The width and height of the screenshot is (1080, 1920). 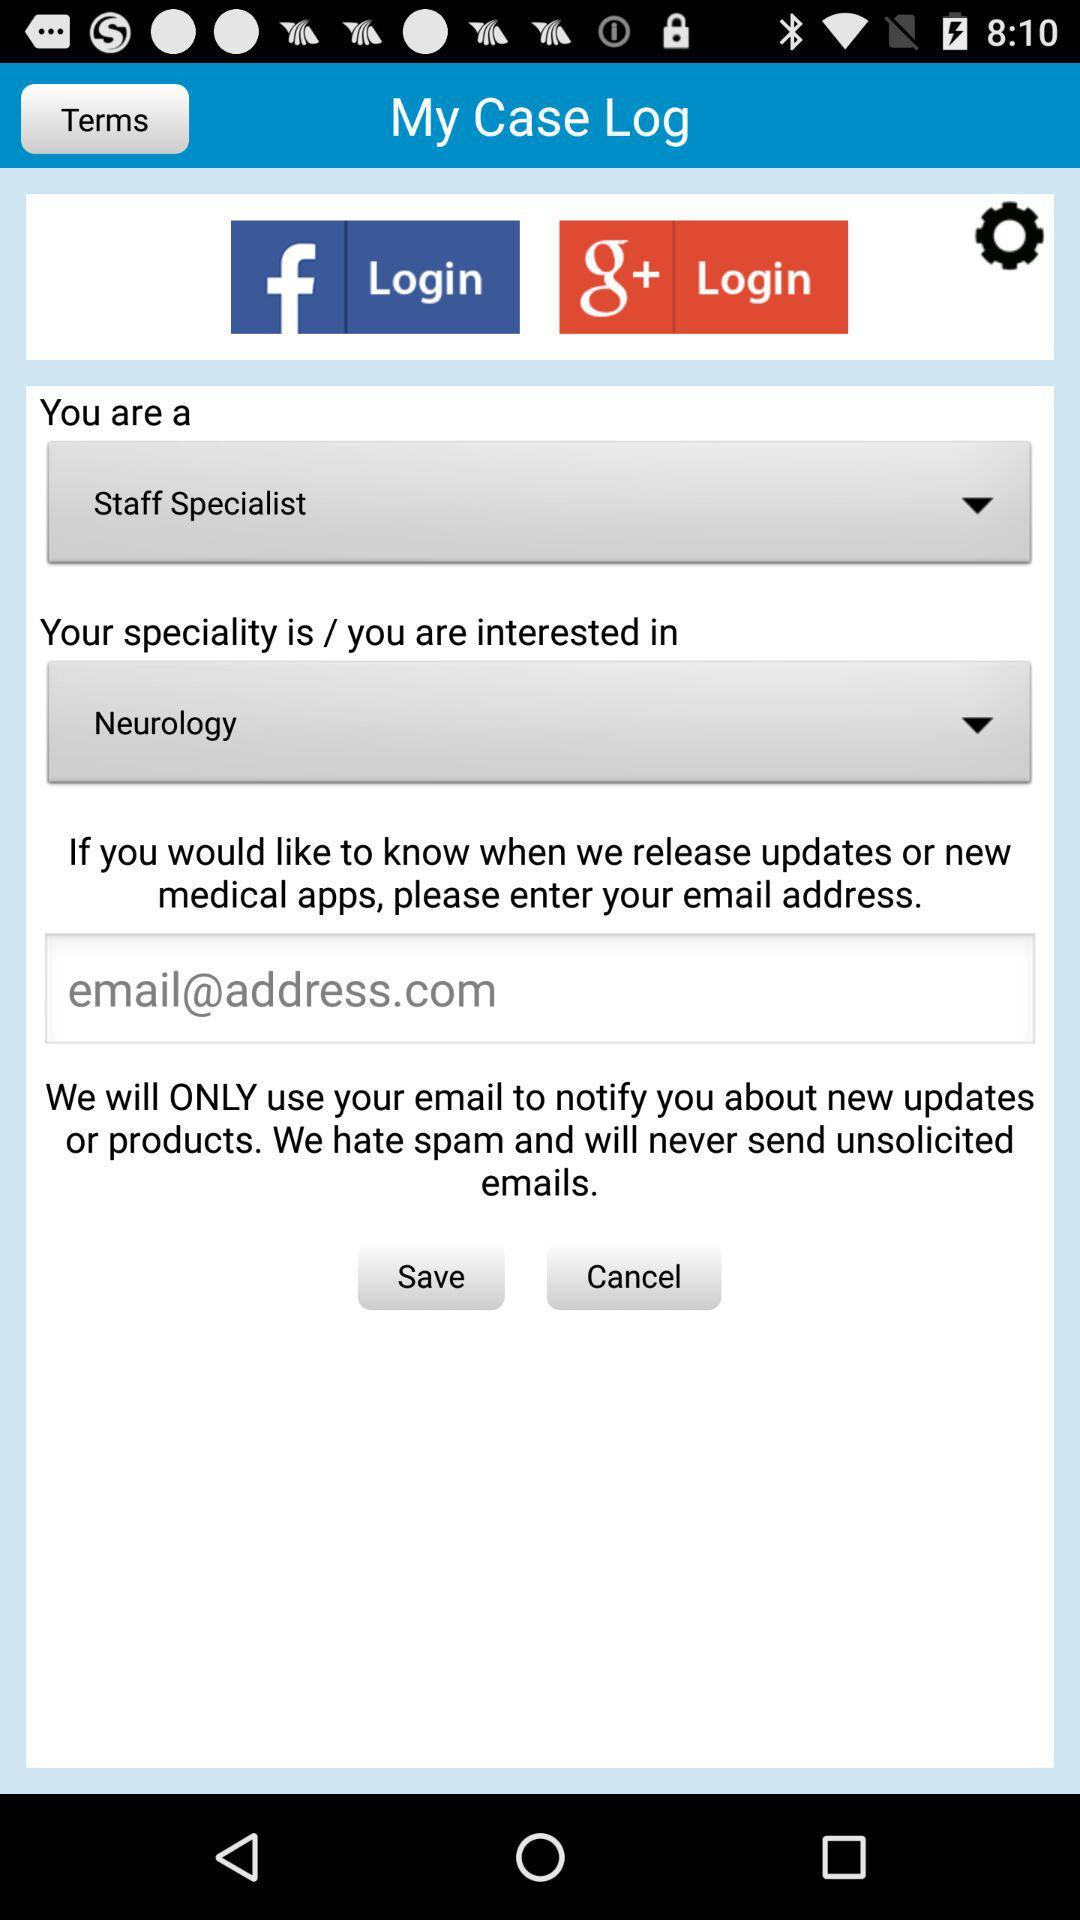 I want to click on login page, so click(x=702, y=276).